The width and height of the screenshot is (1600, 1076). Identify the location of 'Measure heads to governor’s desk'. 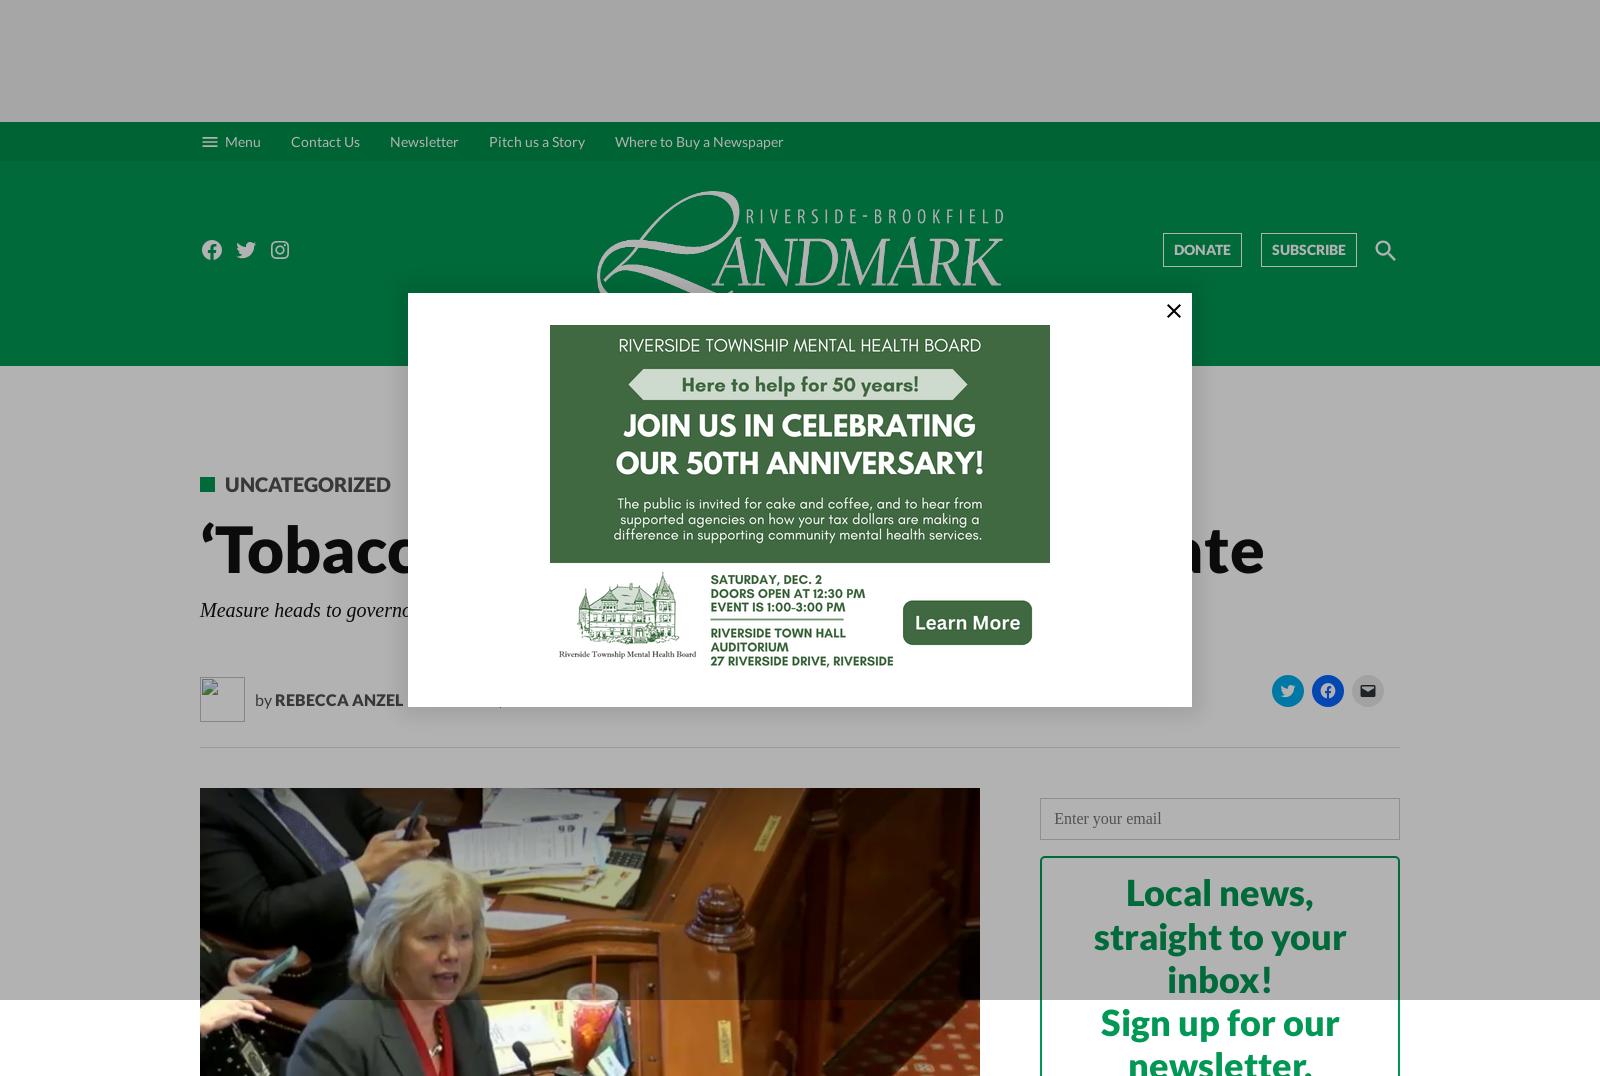
(336, 609).